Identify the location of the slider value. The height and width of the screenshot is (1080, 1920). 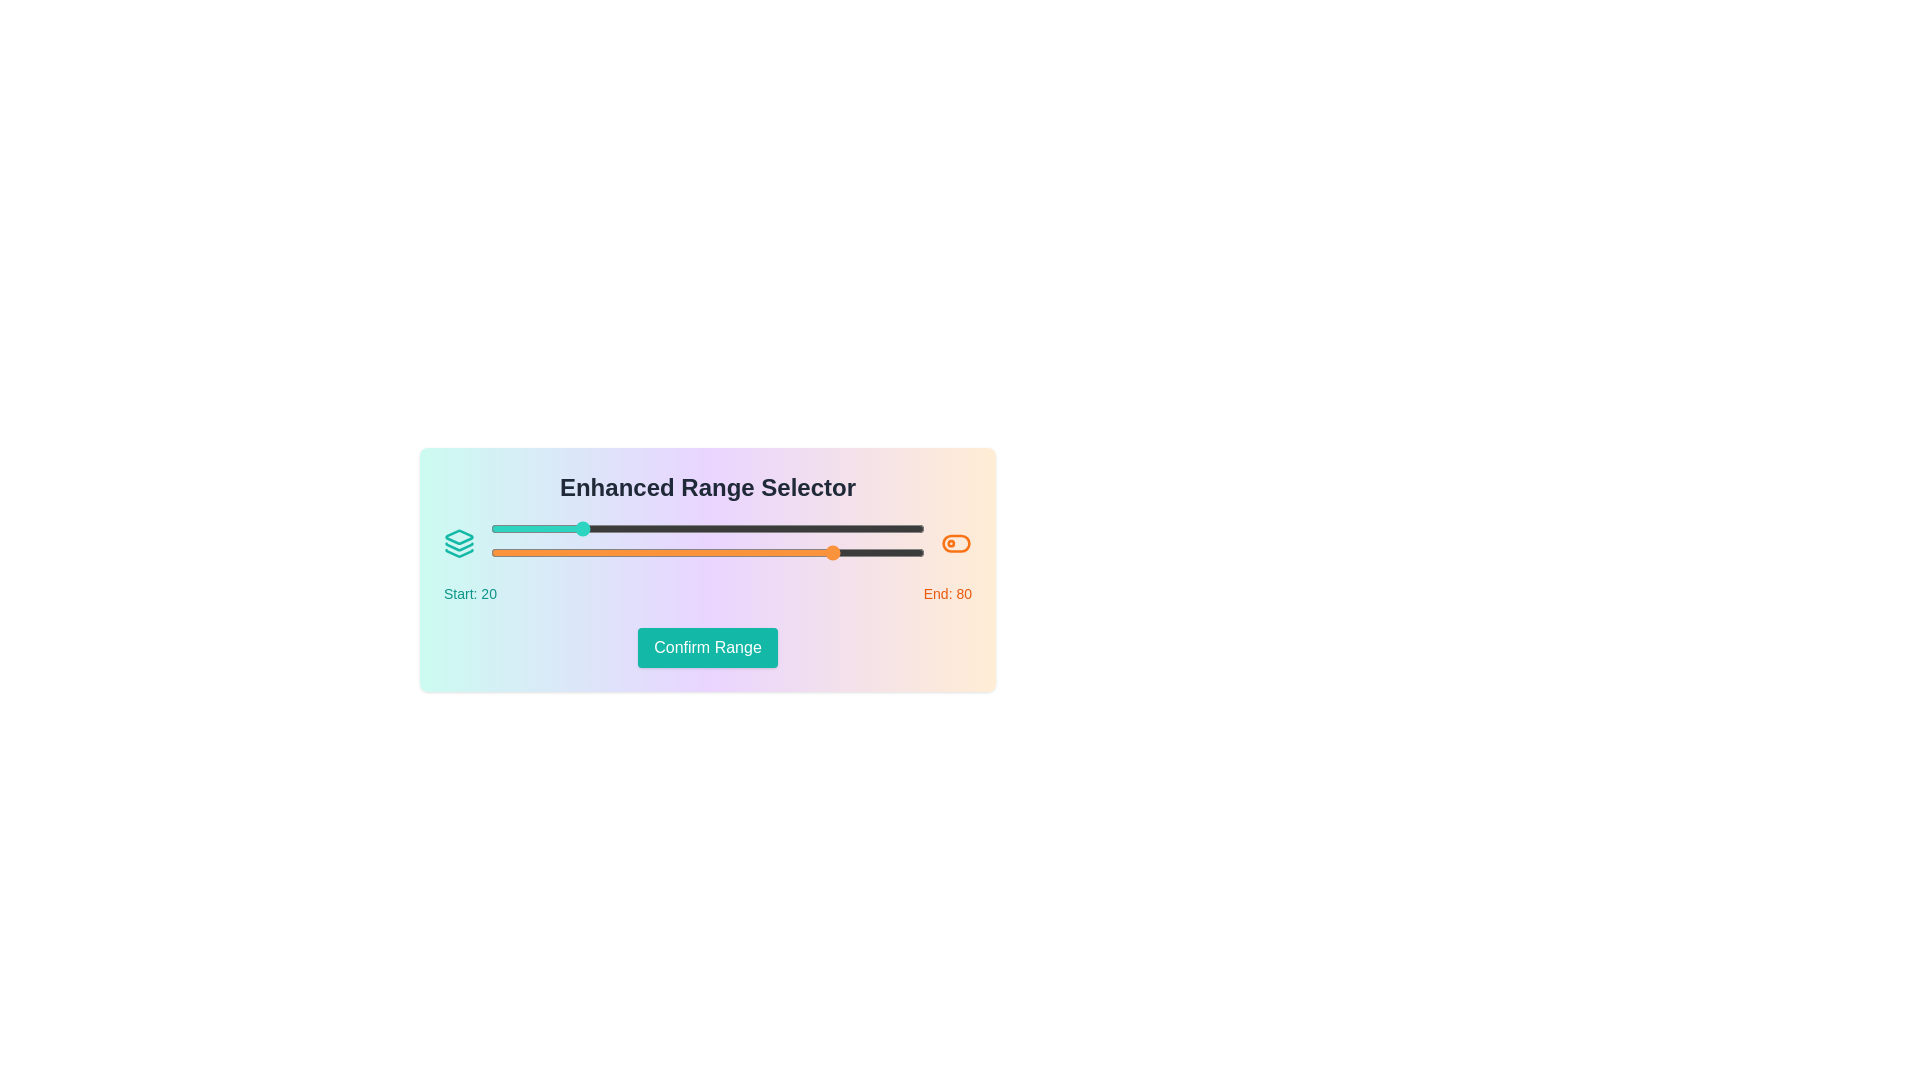
(668, 552).